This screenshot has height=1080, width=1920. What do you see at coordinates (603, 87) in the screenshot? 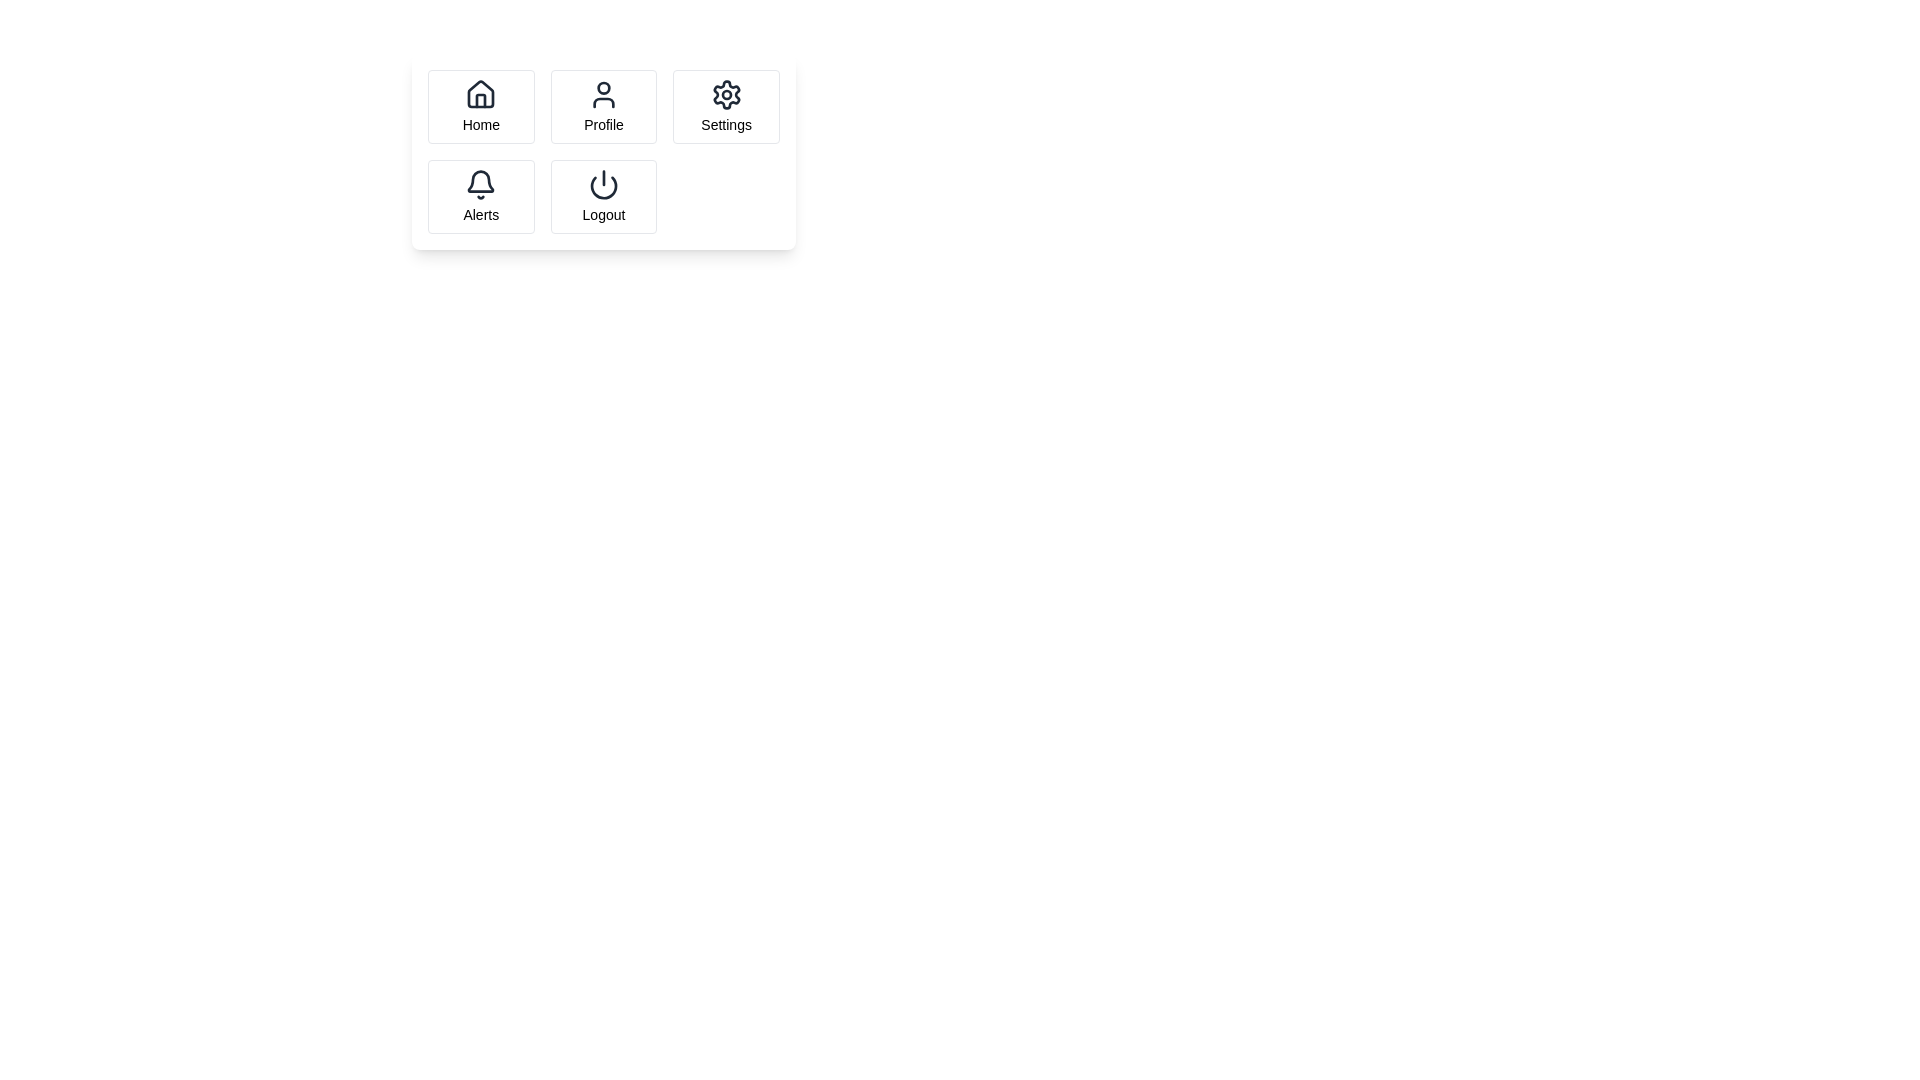
I see `the circular avatar icon located at the center of the user profile SVG element, positioned in the first row and second column of the grid layout` at bounding box center [603, 87].